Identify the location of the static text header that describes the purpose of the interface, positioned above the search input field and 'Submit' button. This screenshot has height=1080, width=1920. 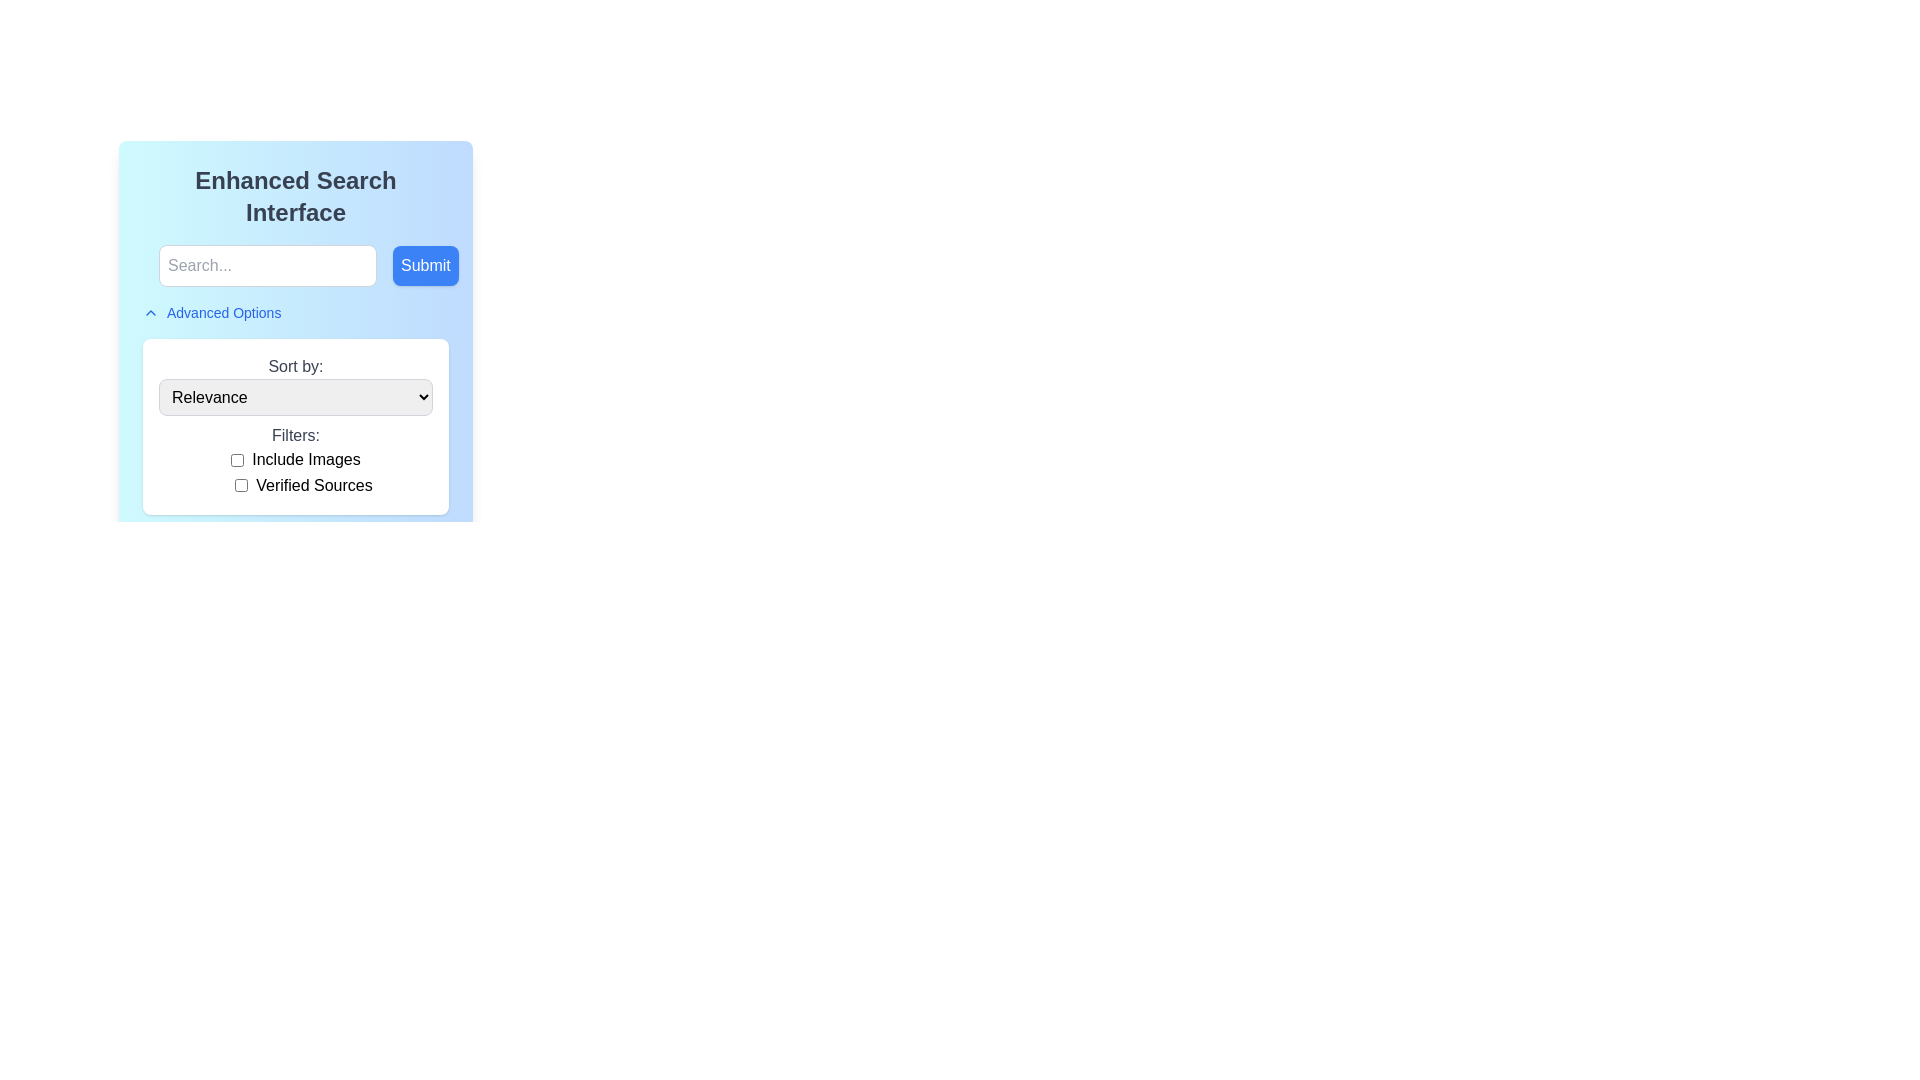
(295, 196).